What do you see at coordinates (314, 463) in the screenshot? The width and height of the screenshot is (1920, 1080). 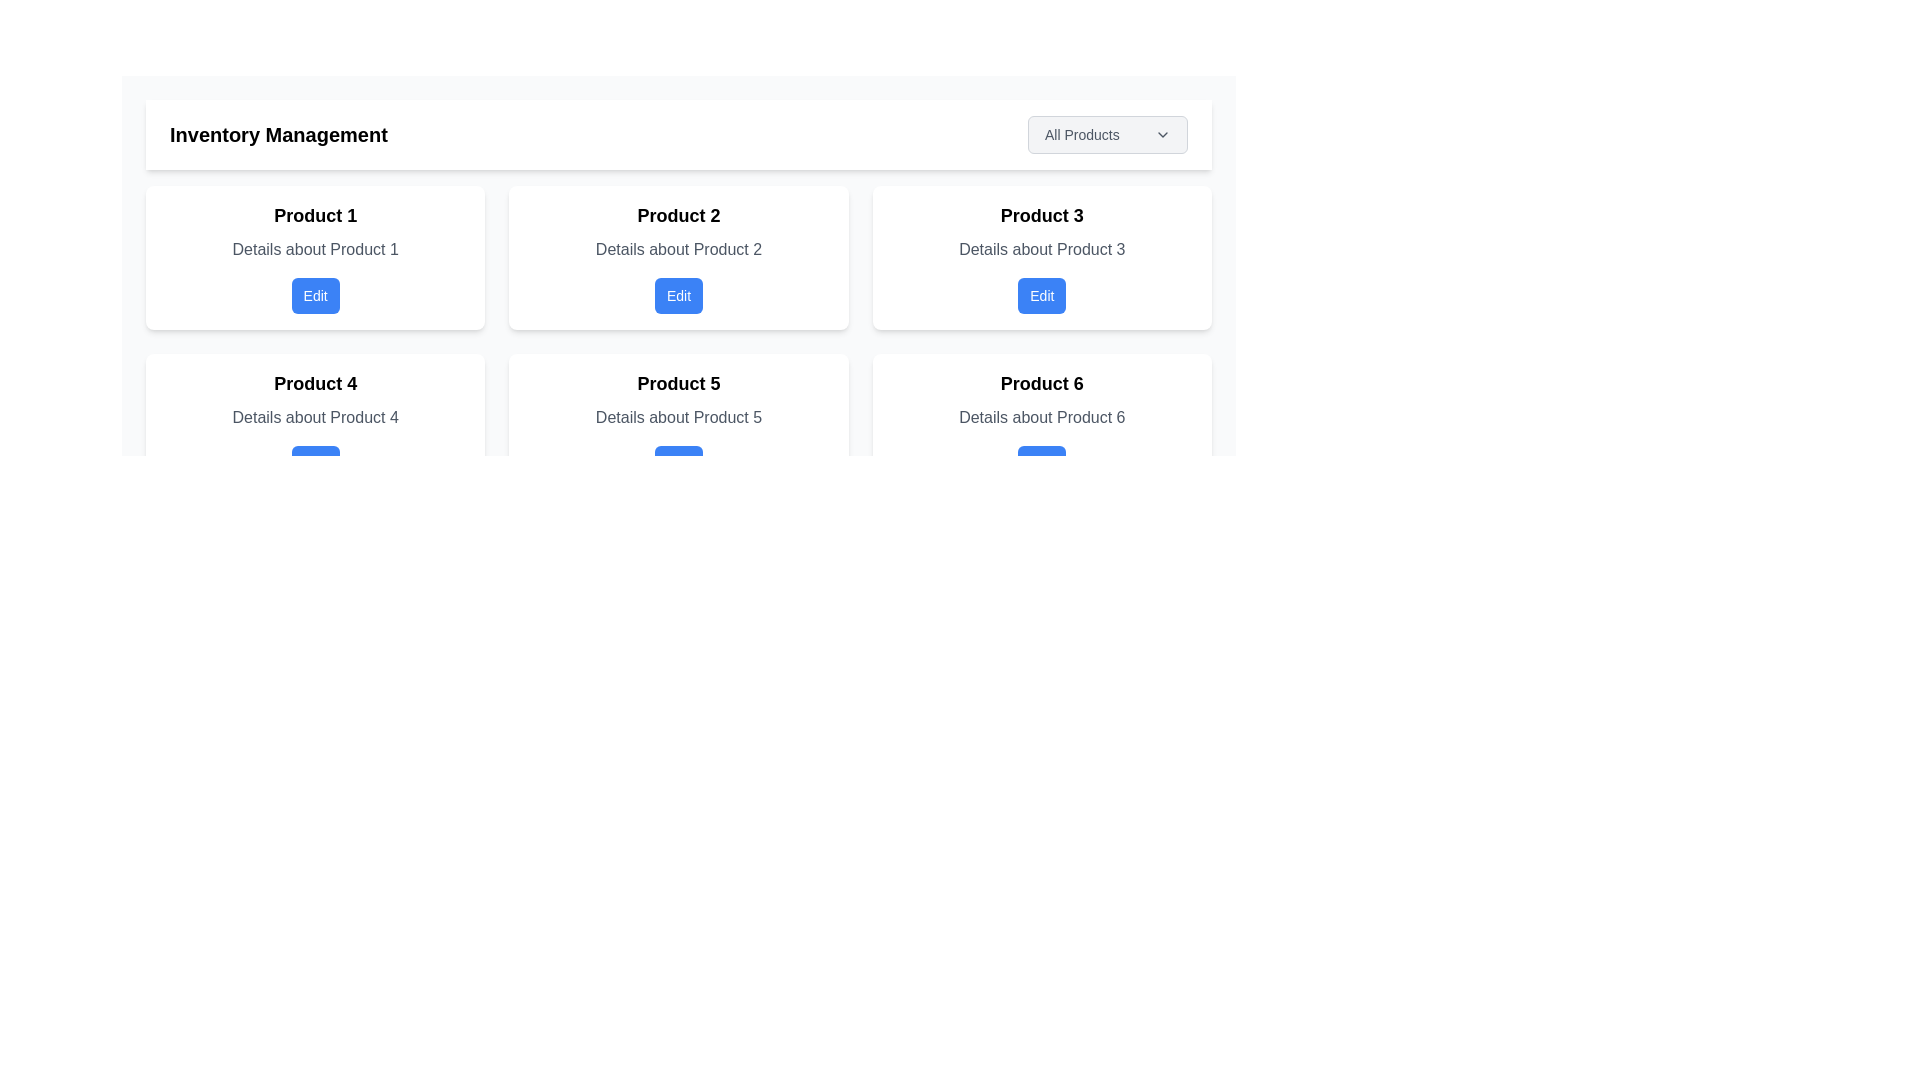 I see `the actionable button below 'Product 4' to initiate editing for Product 4` at bounding box center [314, 463].